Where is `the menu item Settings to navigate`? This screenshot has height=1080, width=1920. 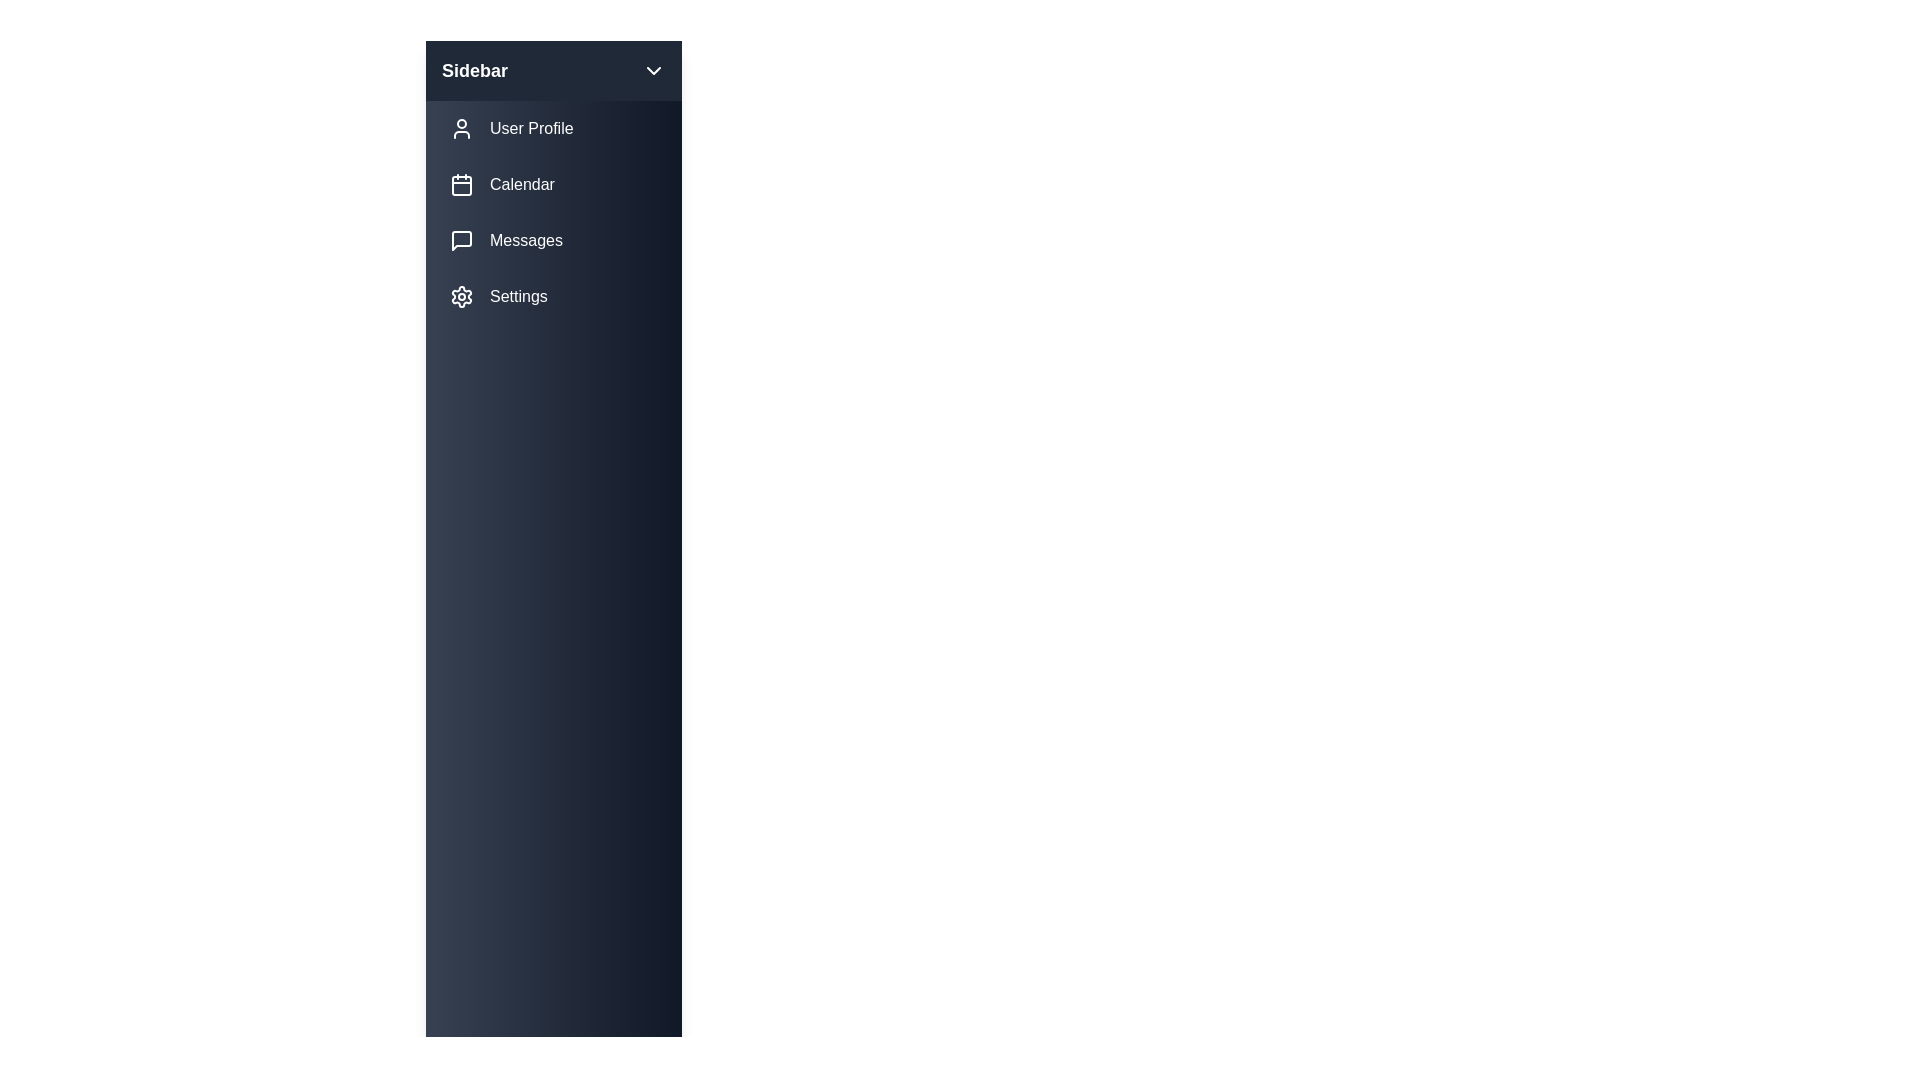
the menu item Settings to navigate is located at coordinates (553, 297).